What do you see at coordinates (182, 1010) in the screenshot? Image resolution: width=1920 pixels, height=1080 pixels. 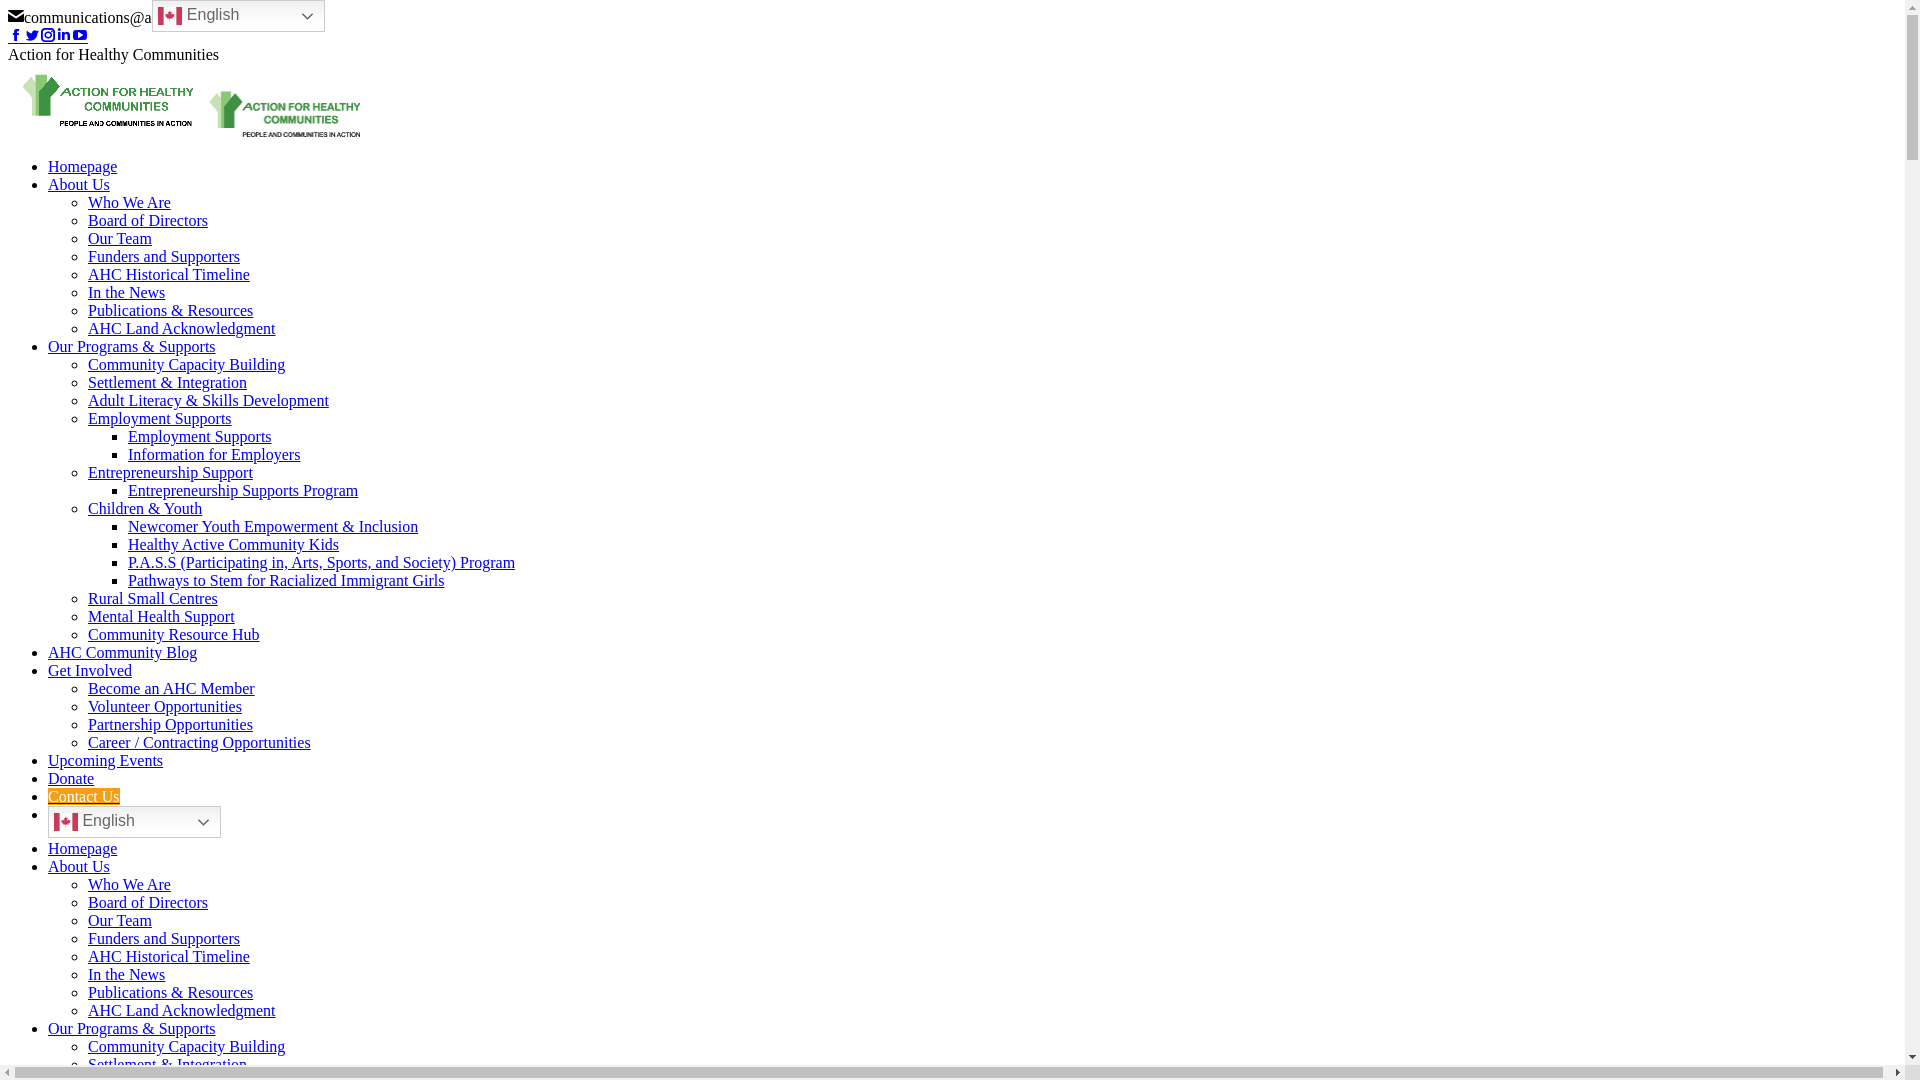 I see `'AHC Land Acknowledgment'` at bounding box center [182, 1010].